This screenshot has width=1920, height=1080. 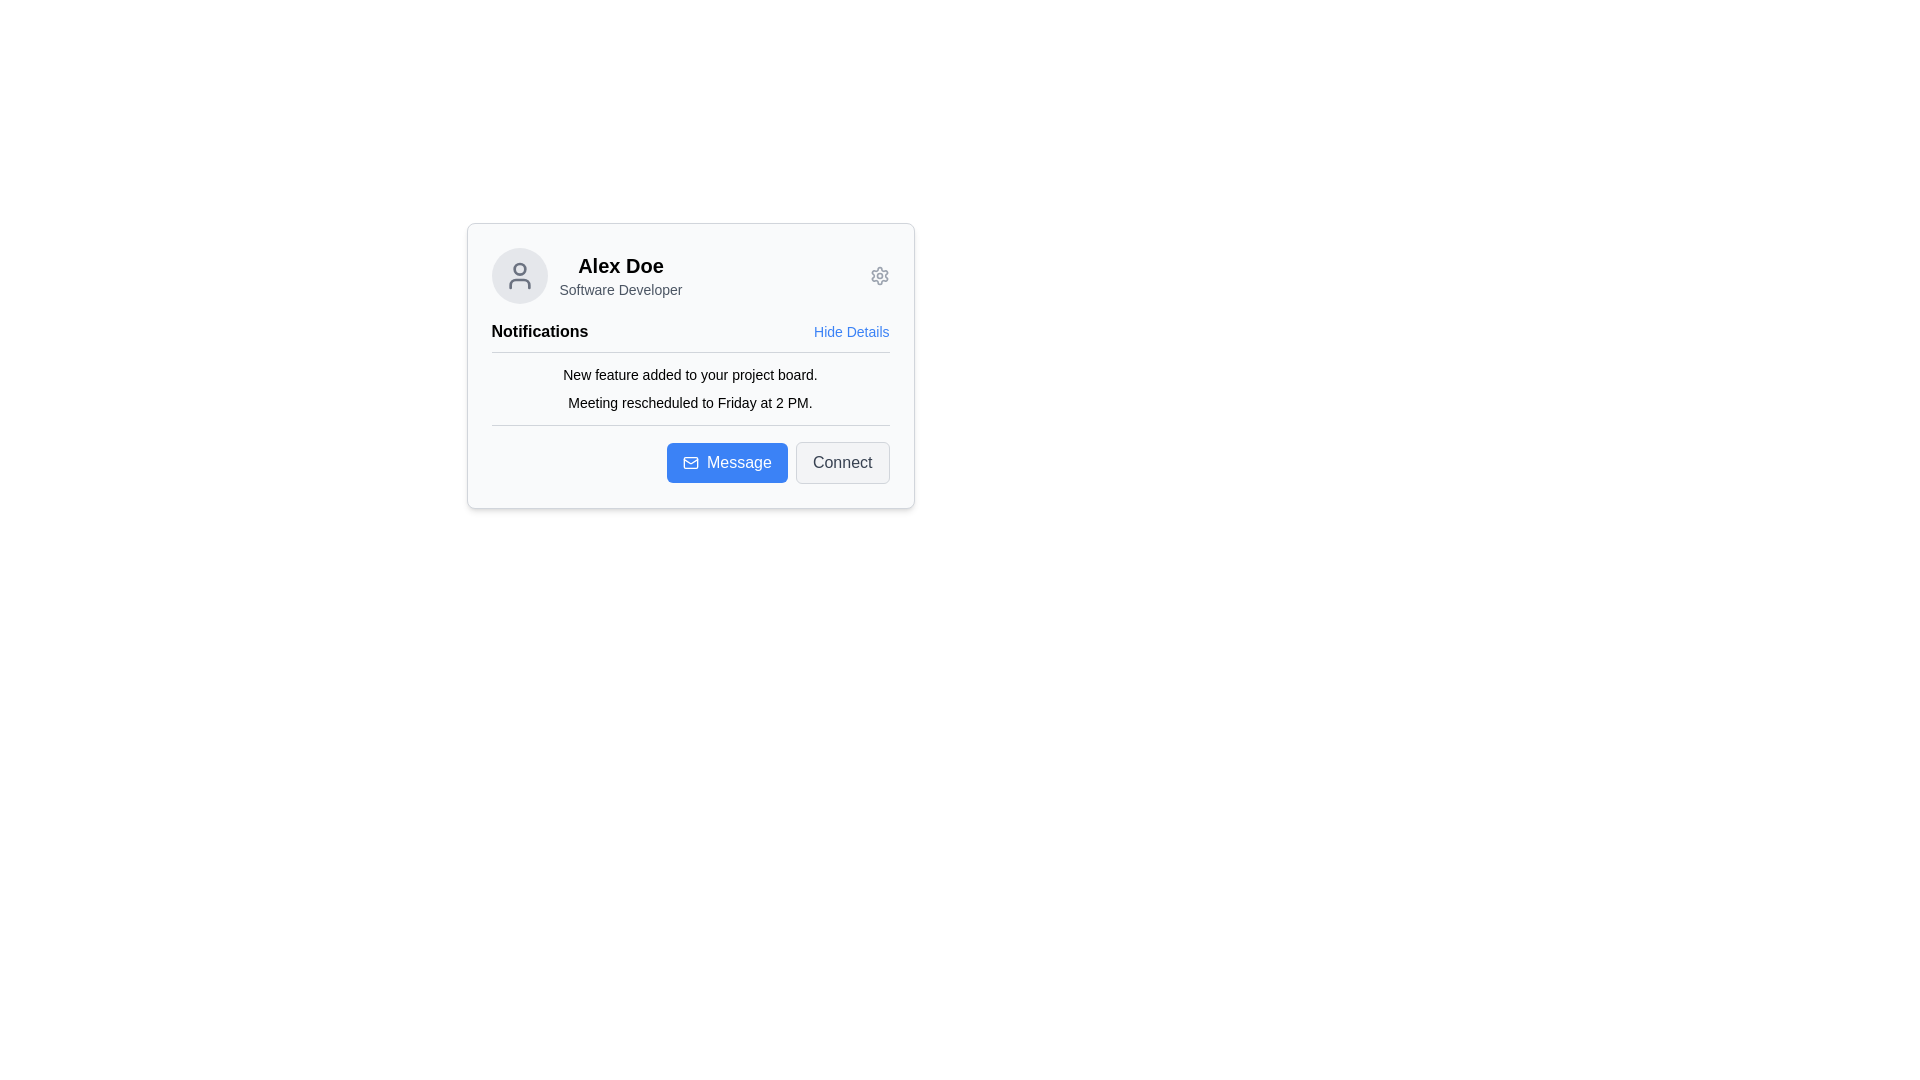 What do you see at coordinates (690, 389) in the screenshot?
I see `the Text block containing the notifications about the new feature and the rescheduled meeting, located in the lower-middle of the Notifications panel` at bounding box center [690, 389].